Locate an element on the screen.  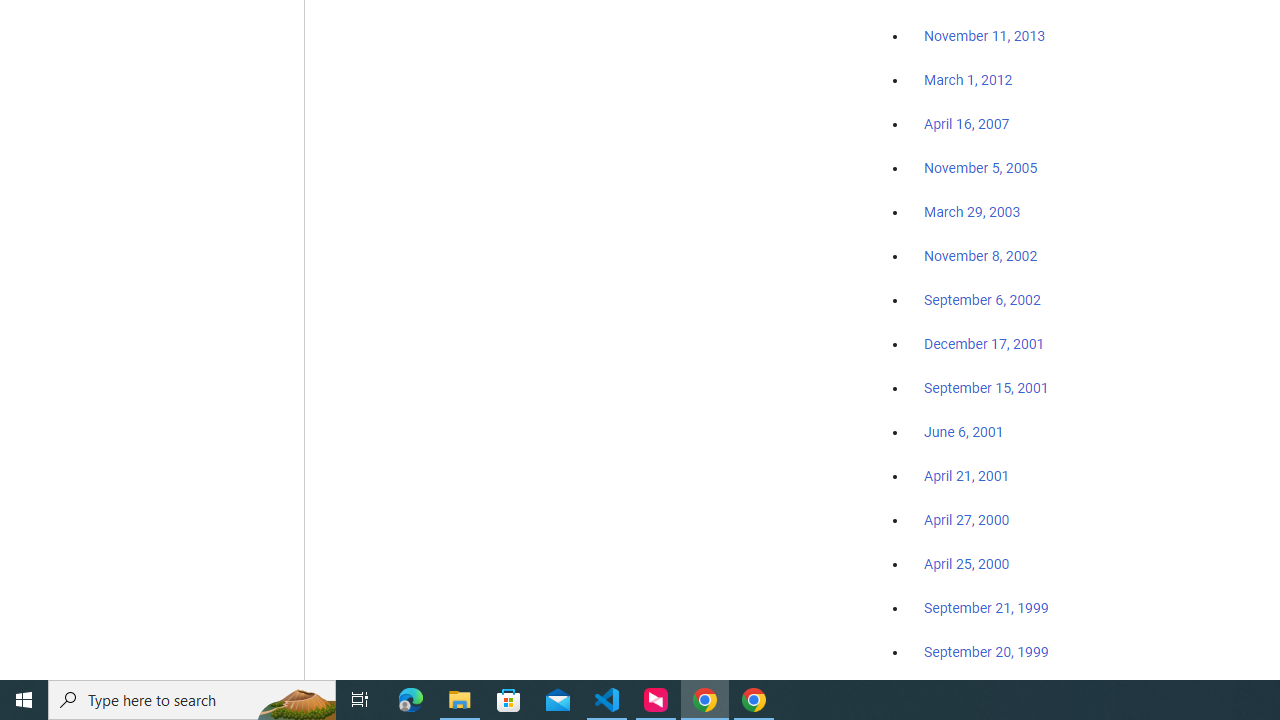
'April 25, 2000' is located at coordinates (967, 564).